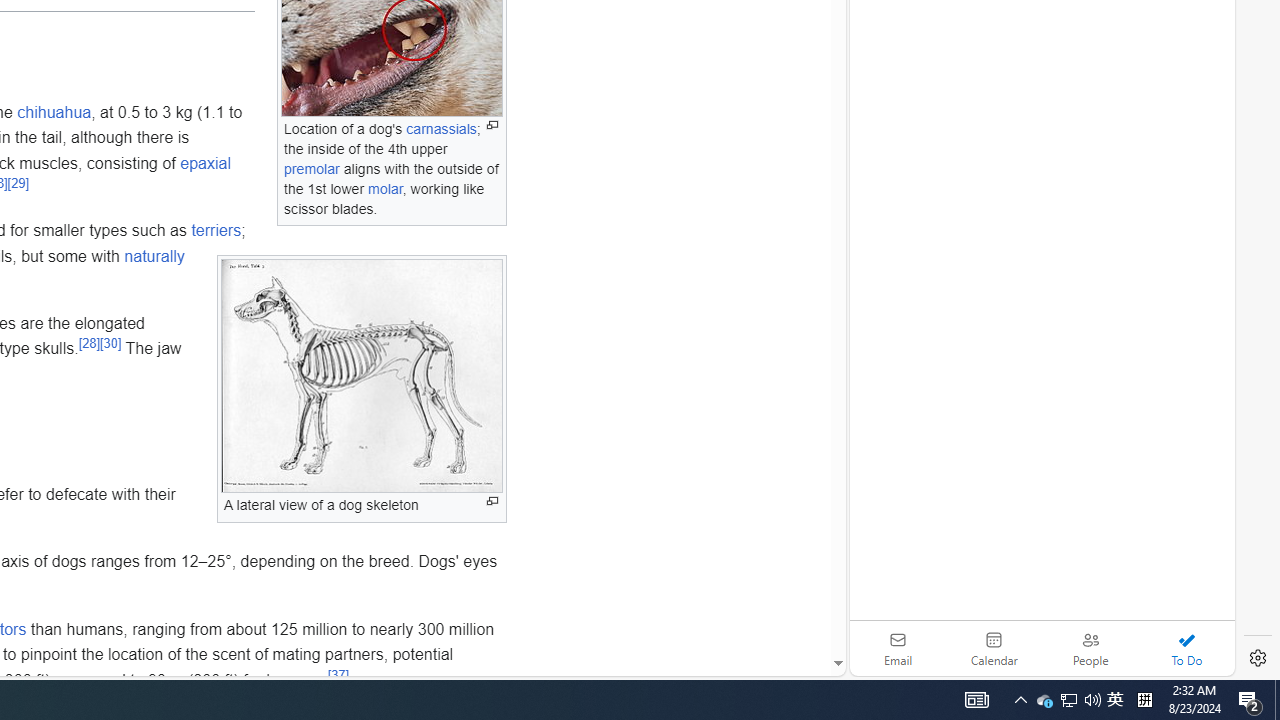 The width and height of the screenshot is (1280, 720). Describe the element at coordinates (109, 342) in the screenshot. I see `'[30]'` at that location.